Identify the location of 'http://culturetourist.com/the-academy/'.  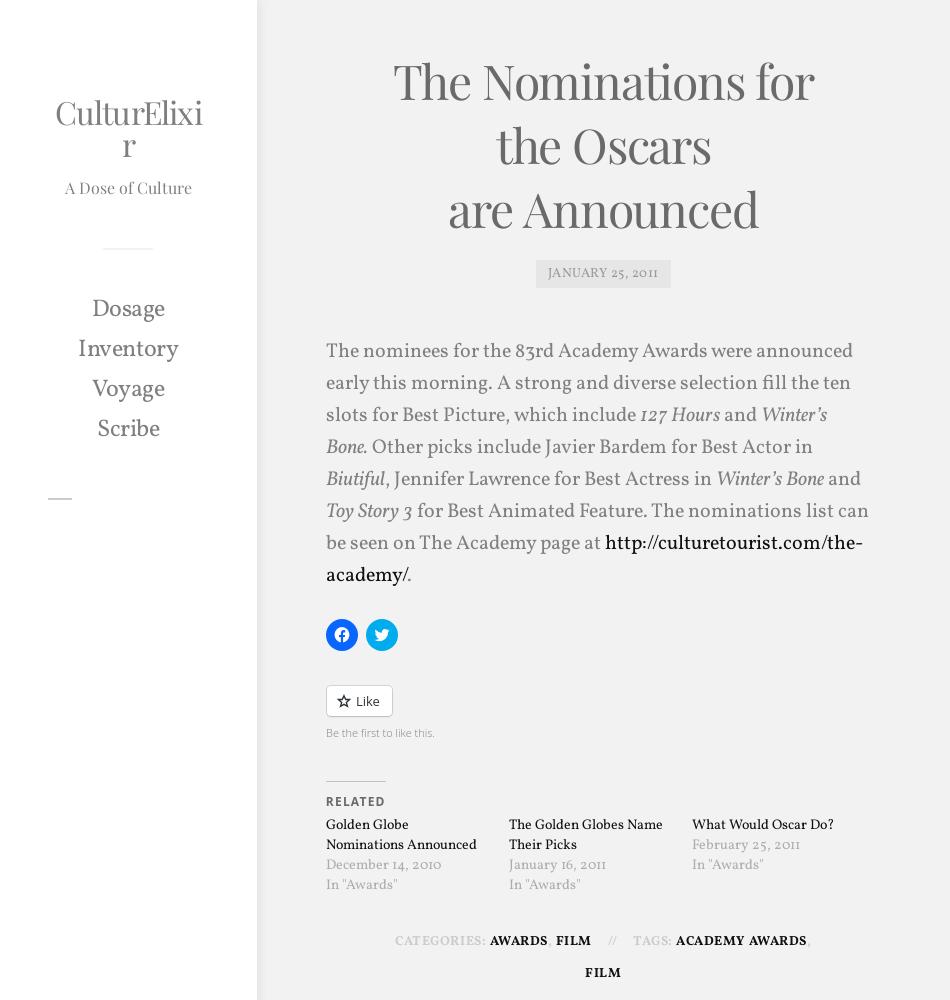
(323, 559).